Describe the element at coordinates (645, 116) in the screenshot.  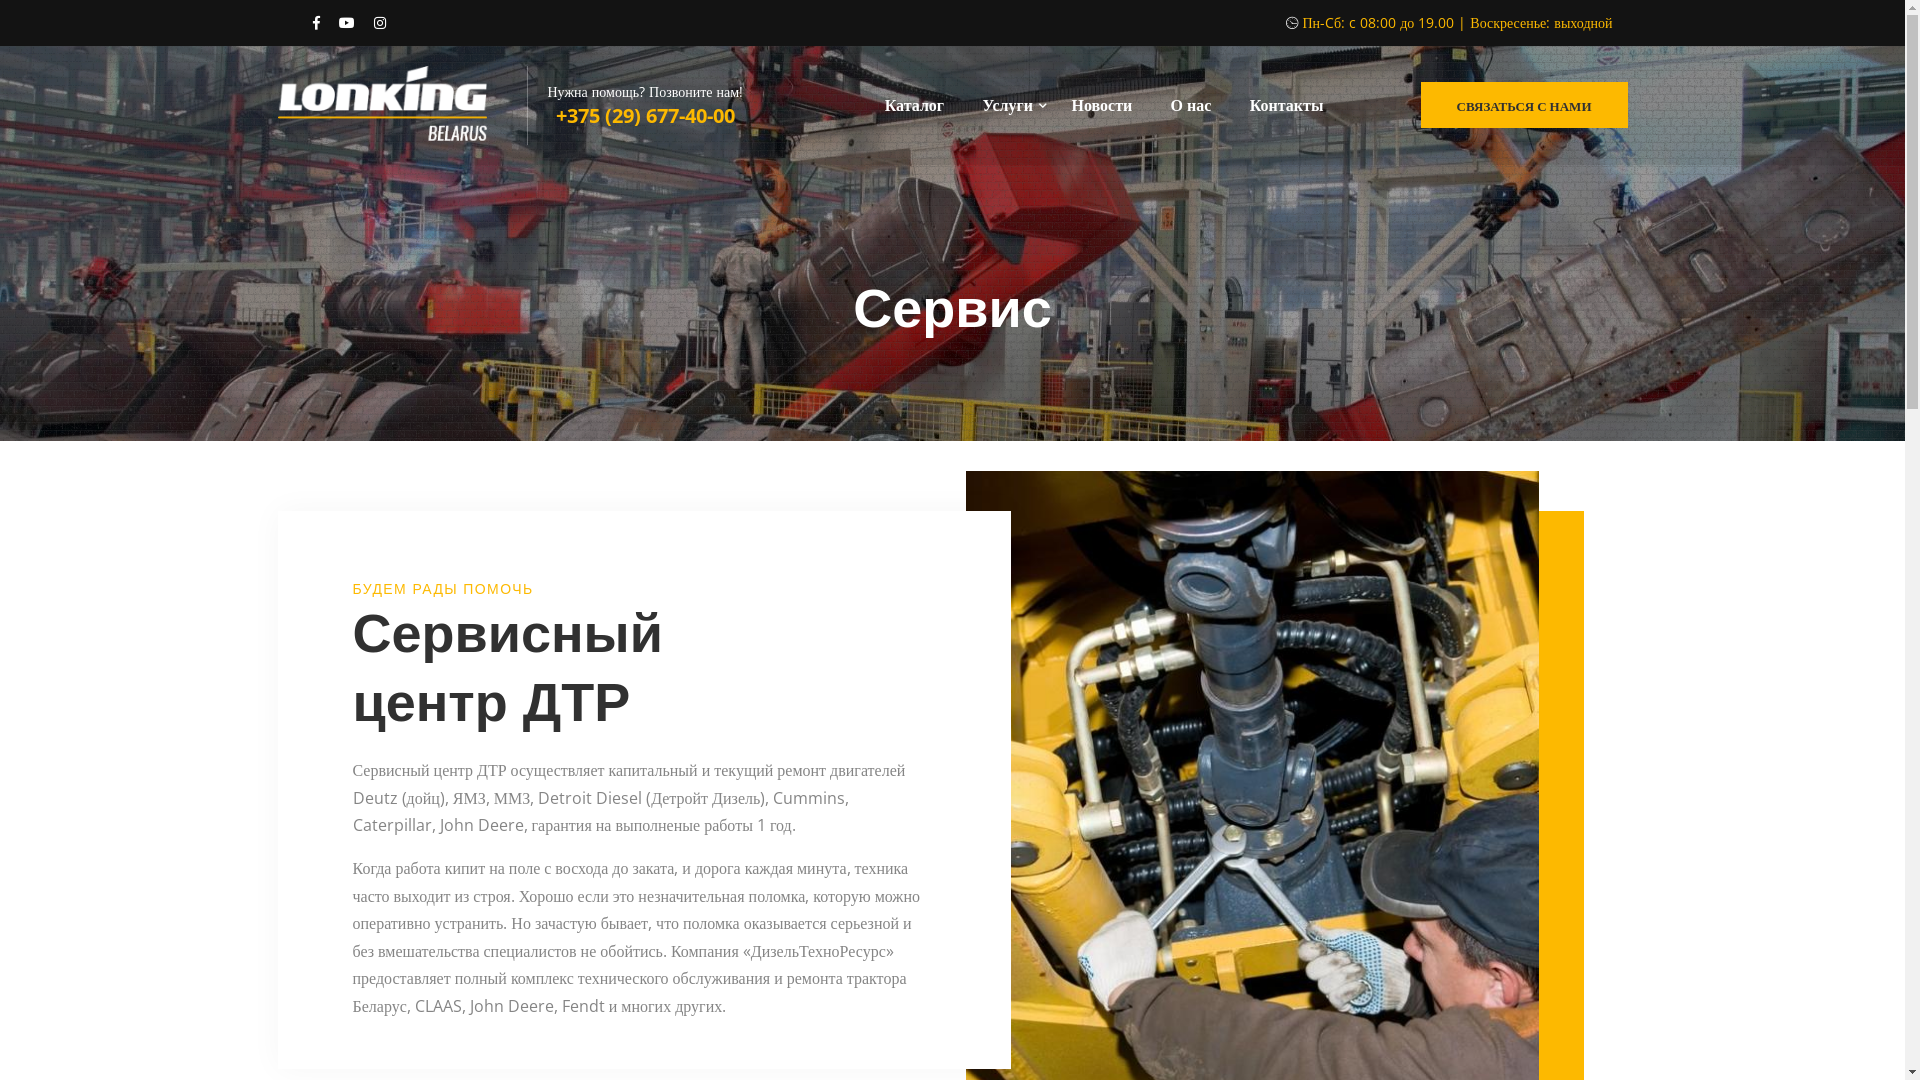
I see `'+375 (29) 677-40-00'` at that location.